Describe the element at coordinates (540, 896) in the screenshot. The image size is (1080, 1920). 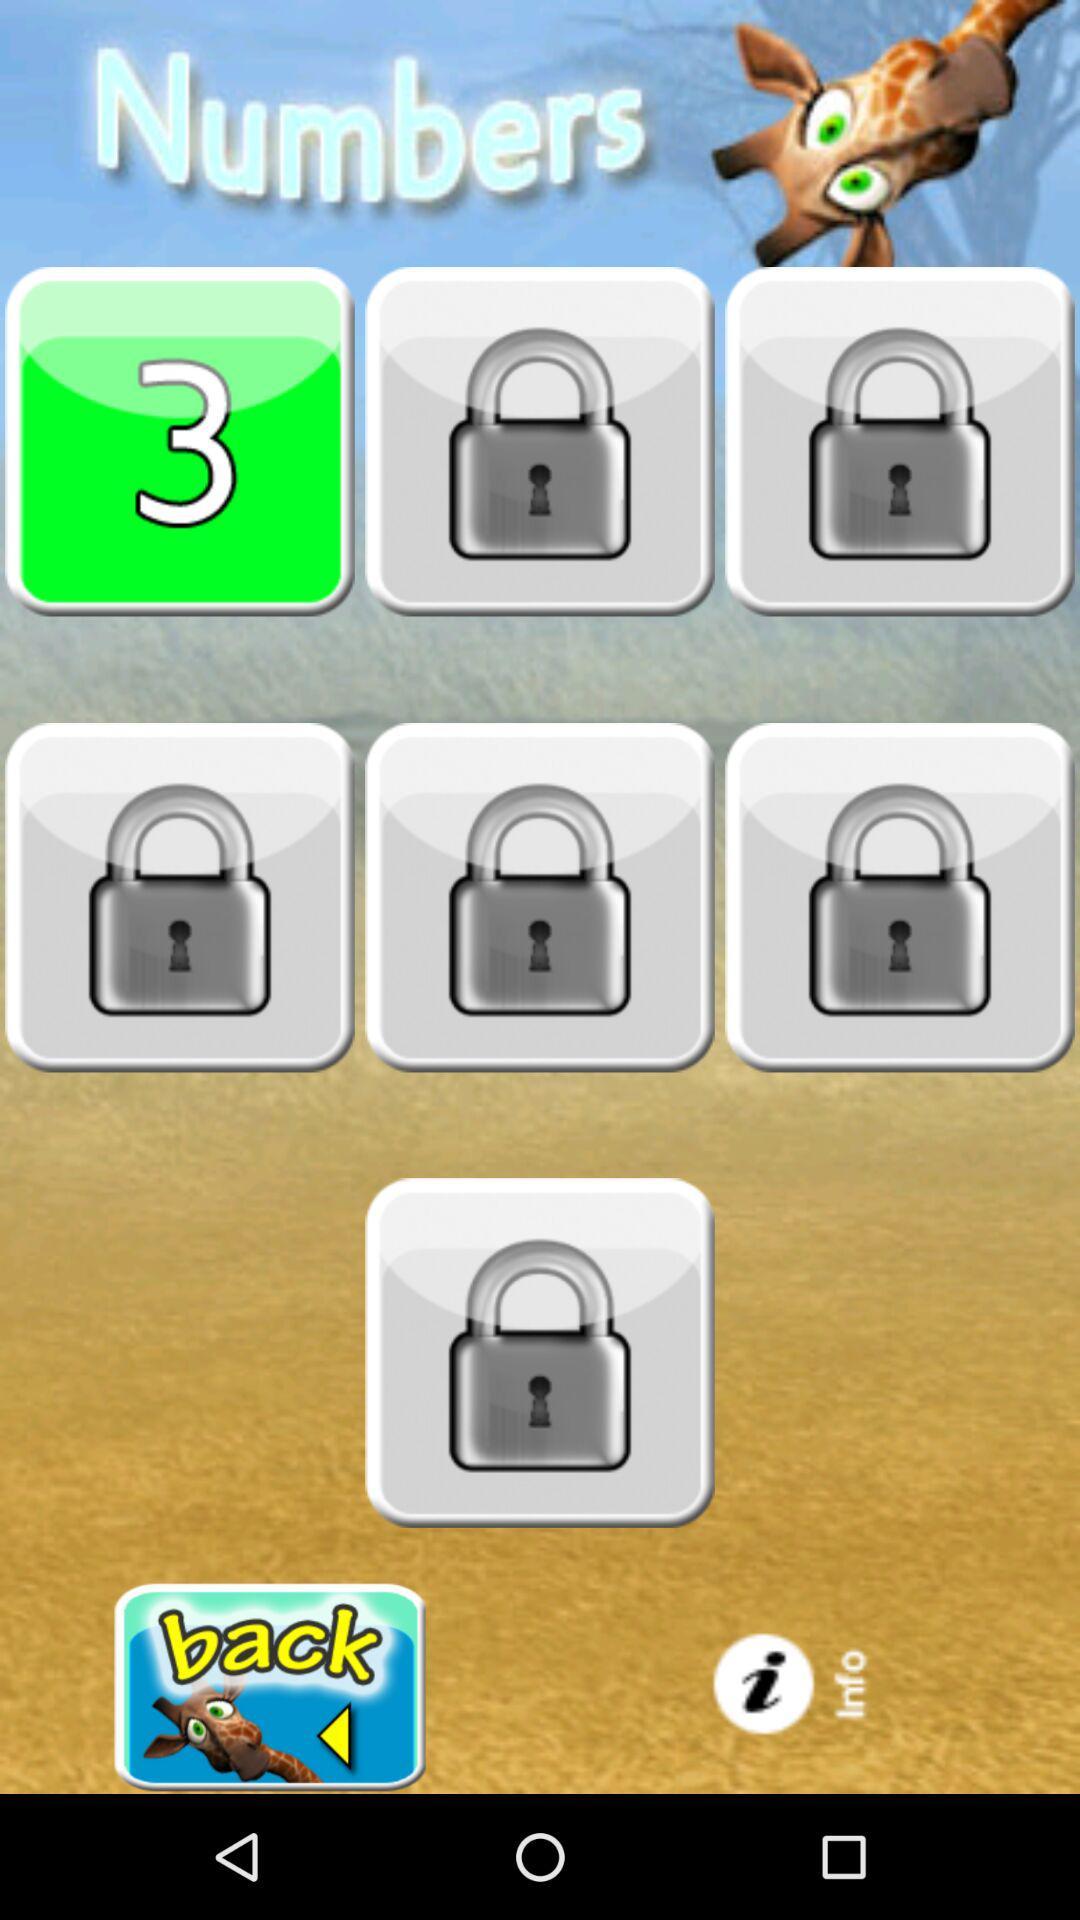
I see `open the lock` at that location.